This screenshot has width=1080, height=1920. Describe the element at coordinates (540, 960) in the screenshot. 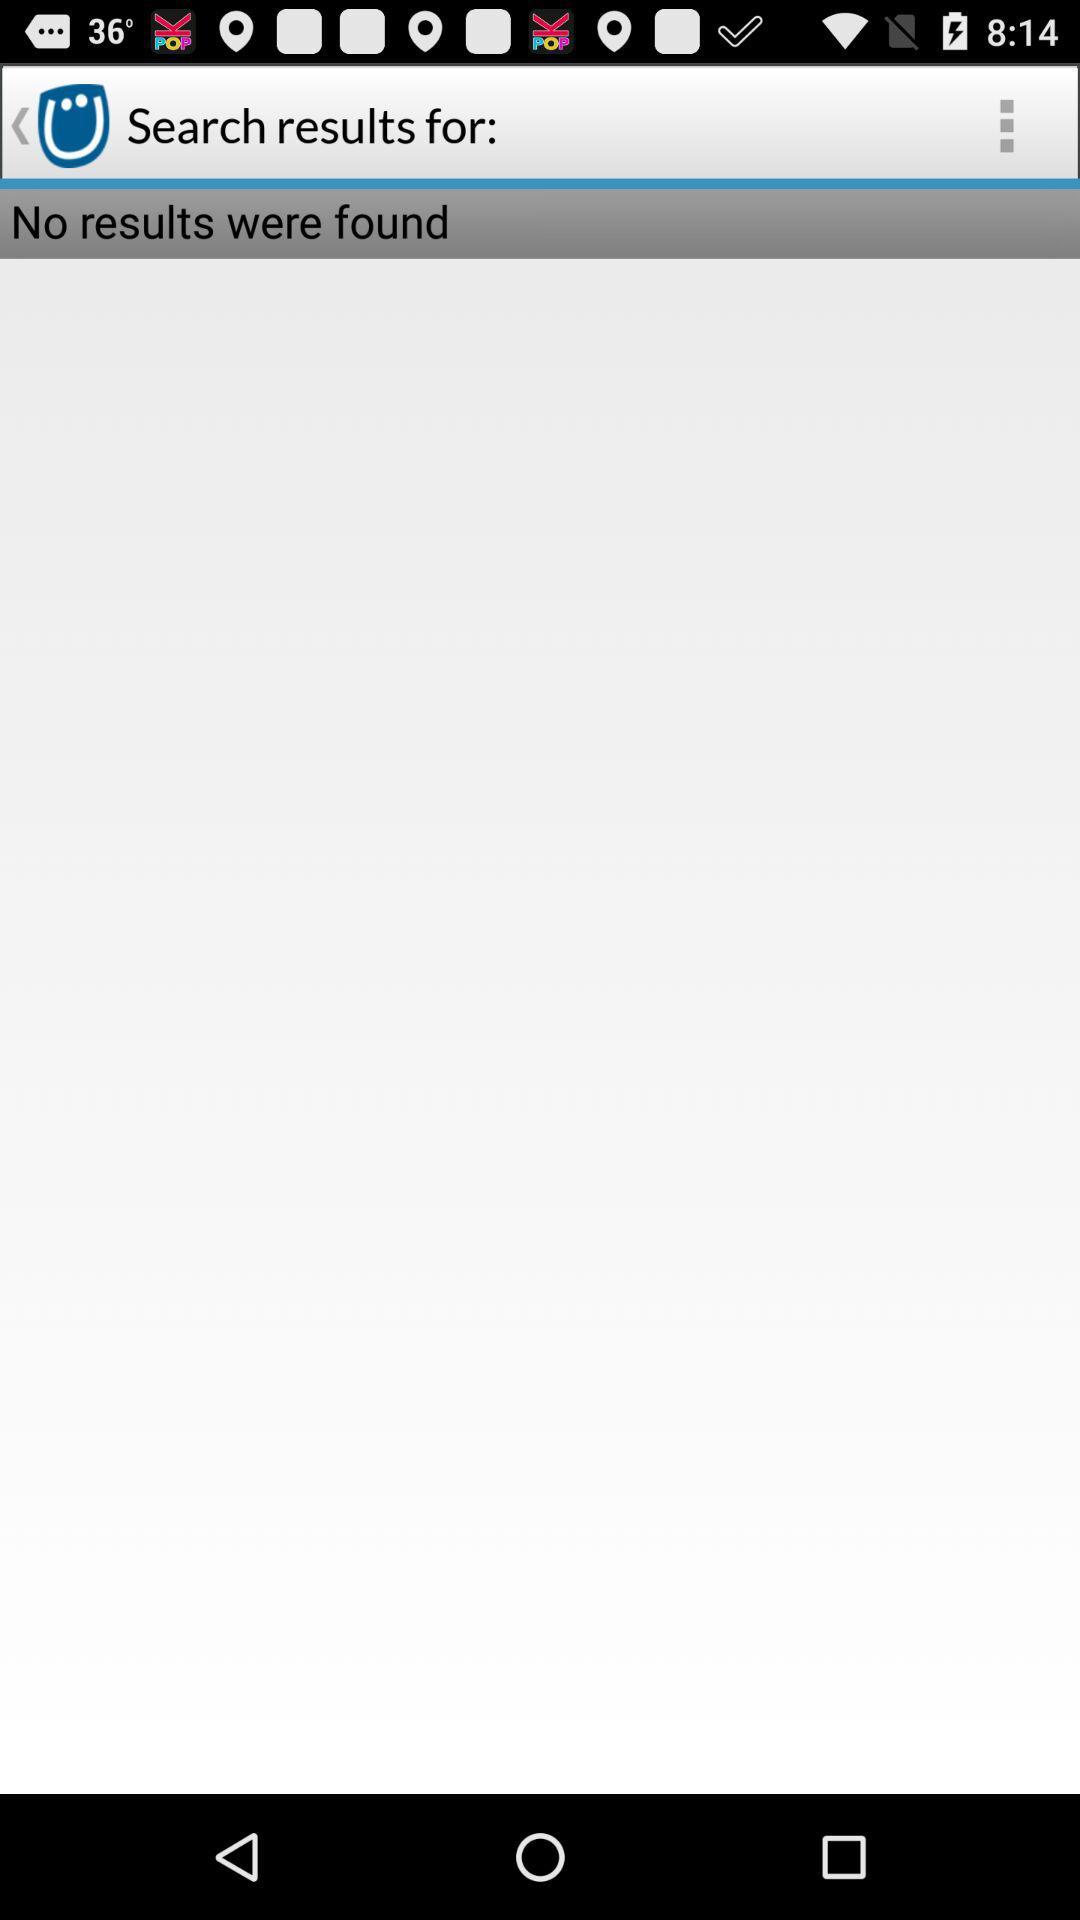

I see `the item at the center` at that location.